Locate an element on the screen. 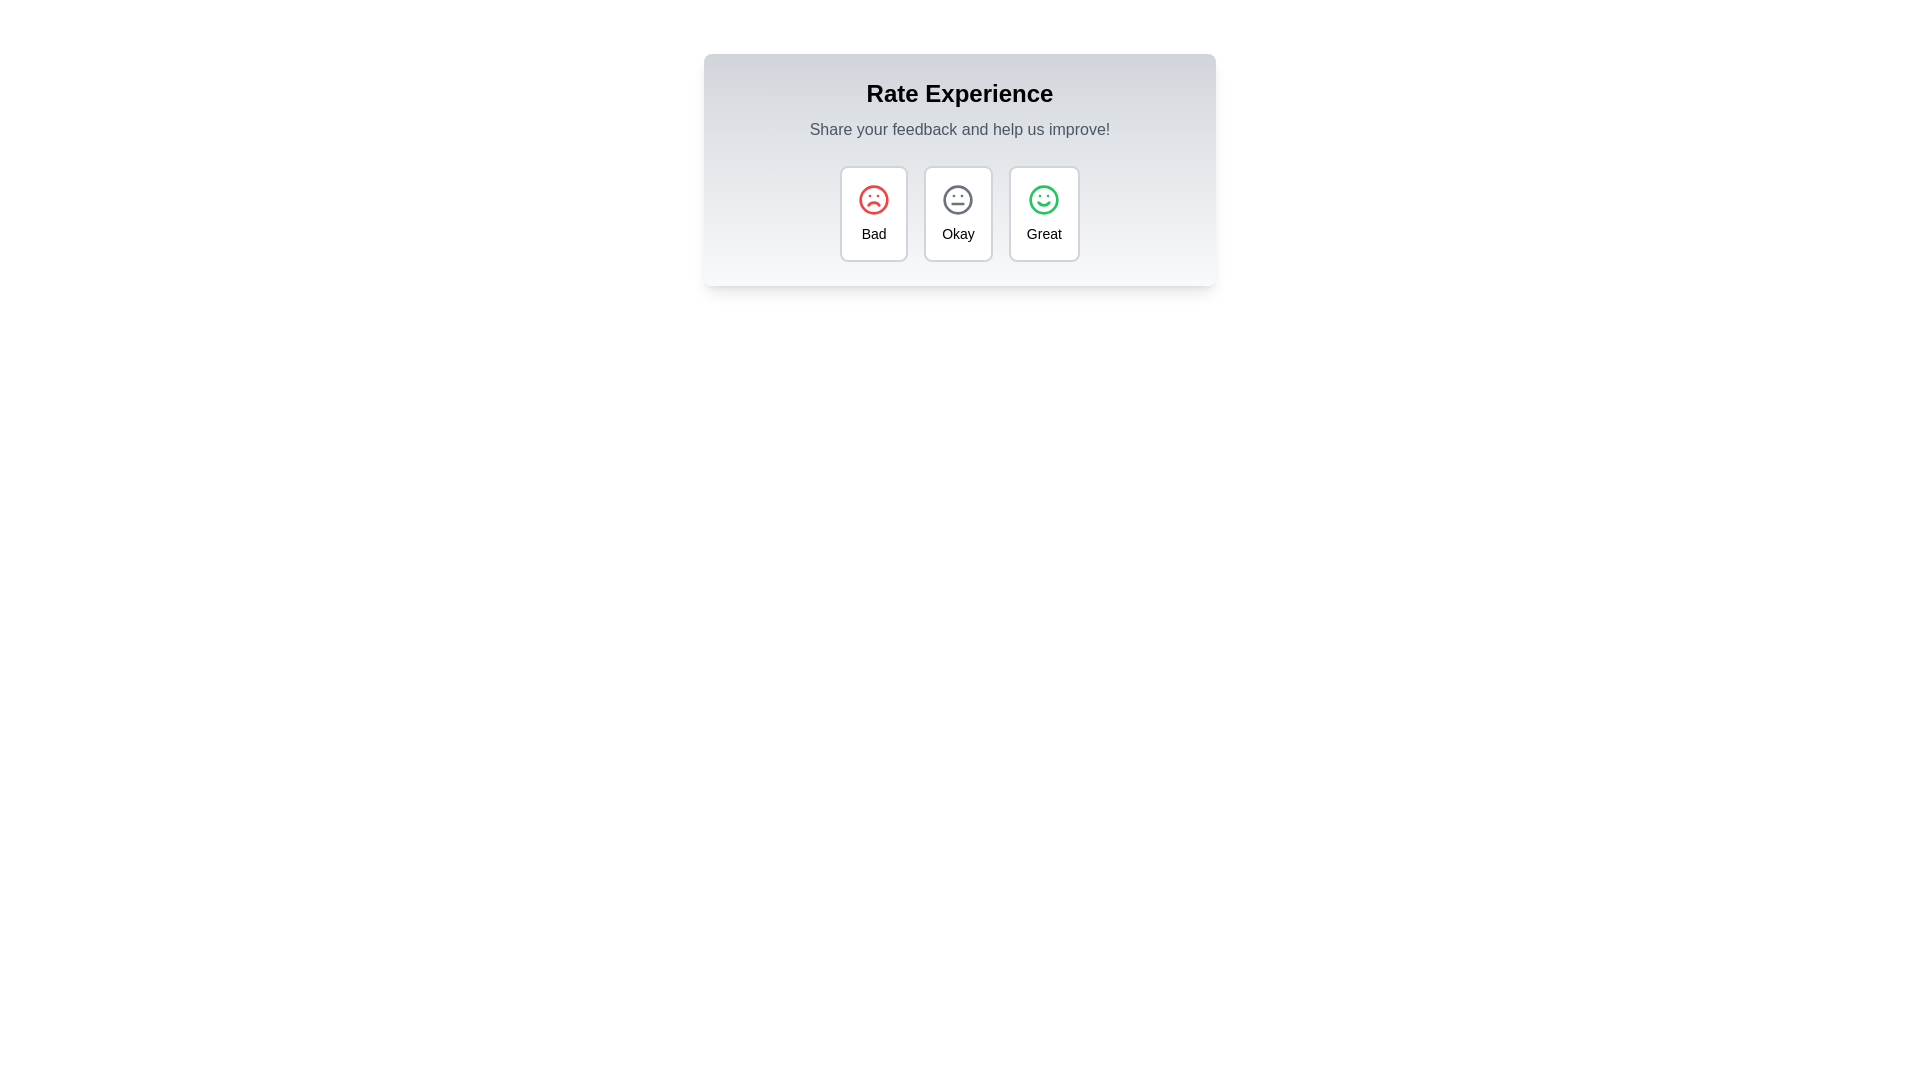 The image size is (1920, 1080). the 'Okay' option in the Interactive selector of the 'Rate Experience' panel is located at coordinates (960, 213).